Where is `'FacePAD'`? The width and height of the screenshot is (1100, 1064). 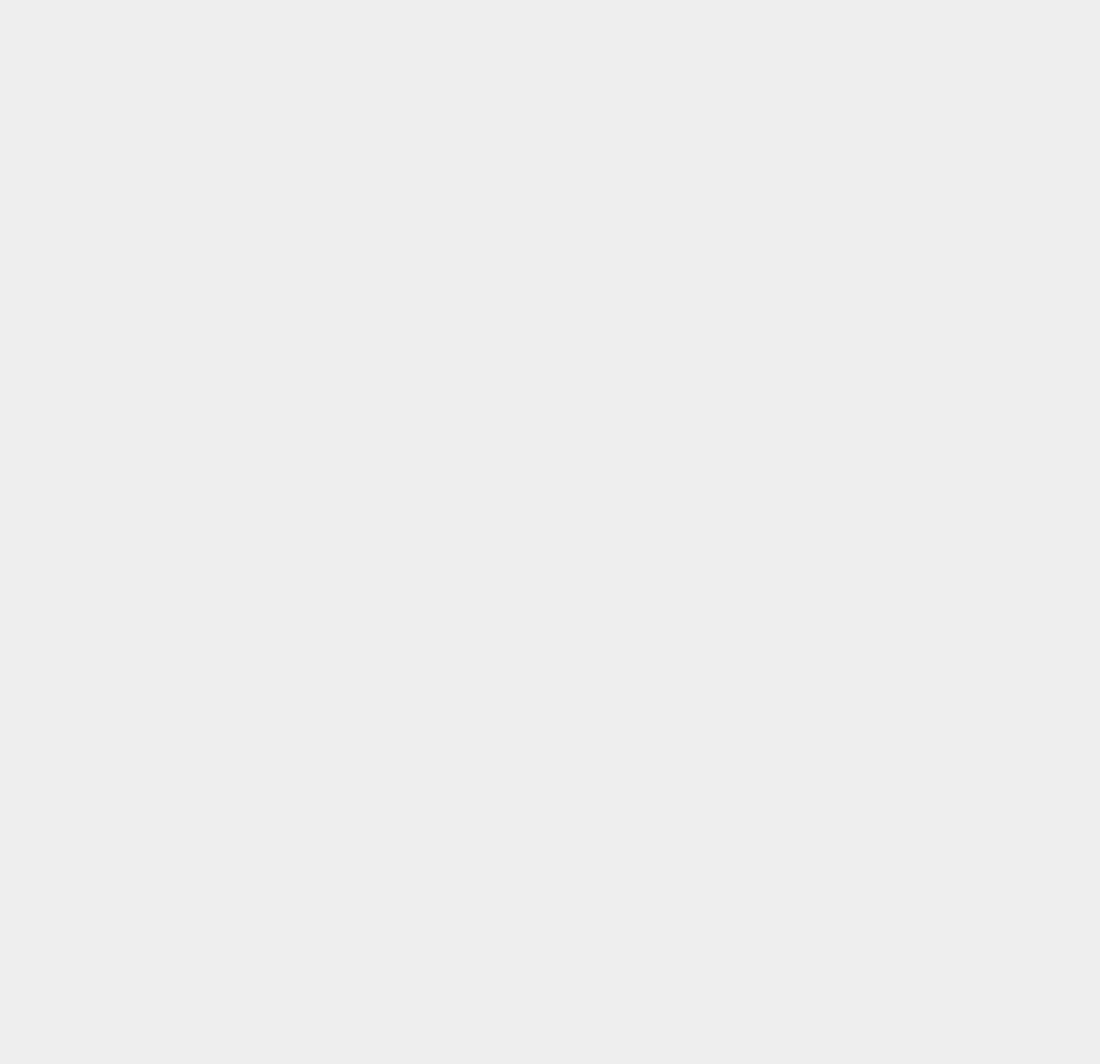
'FacePAD' is located at coordinates (805, 689).